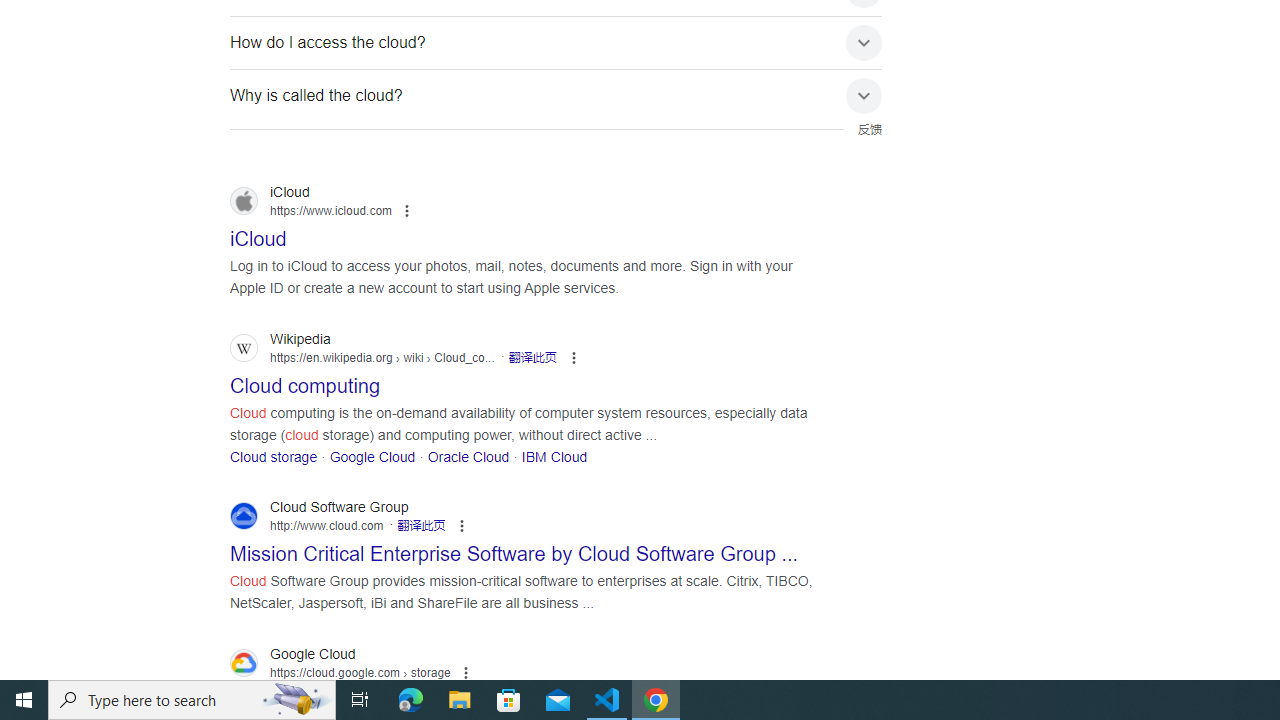 This screenshot has width=1280, height=720. I want to click on 'Why is called the cloud?', so click(556, 95).